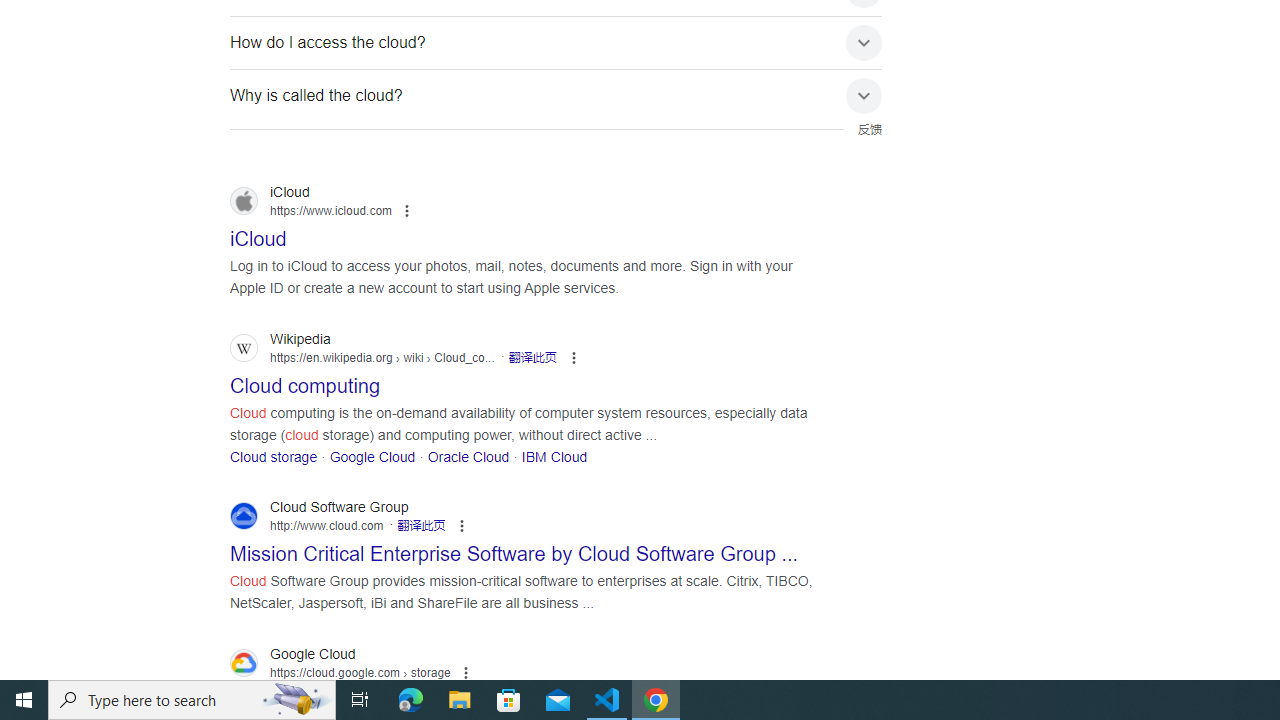 This screenshot has width=1280, height=720. I want to click on 'Why is called the cloud?', so click(556, 95).